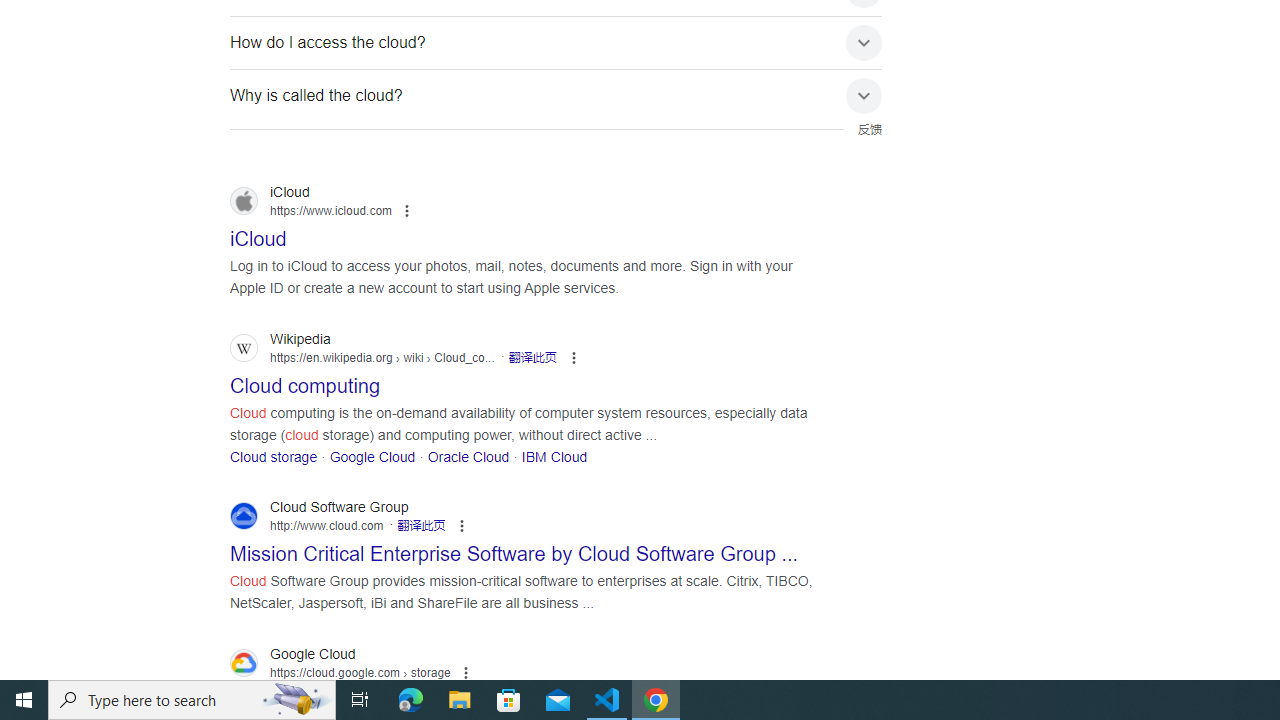 This screenshot has width=1280, height=720. I want to click on 'Why is called the cloud?', so click(556, 95).